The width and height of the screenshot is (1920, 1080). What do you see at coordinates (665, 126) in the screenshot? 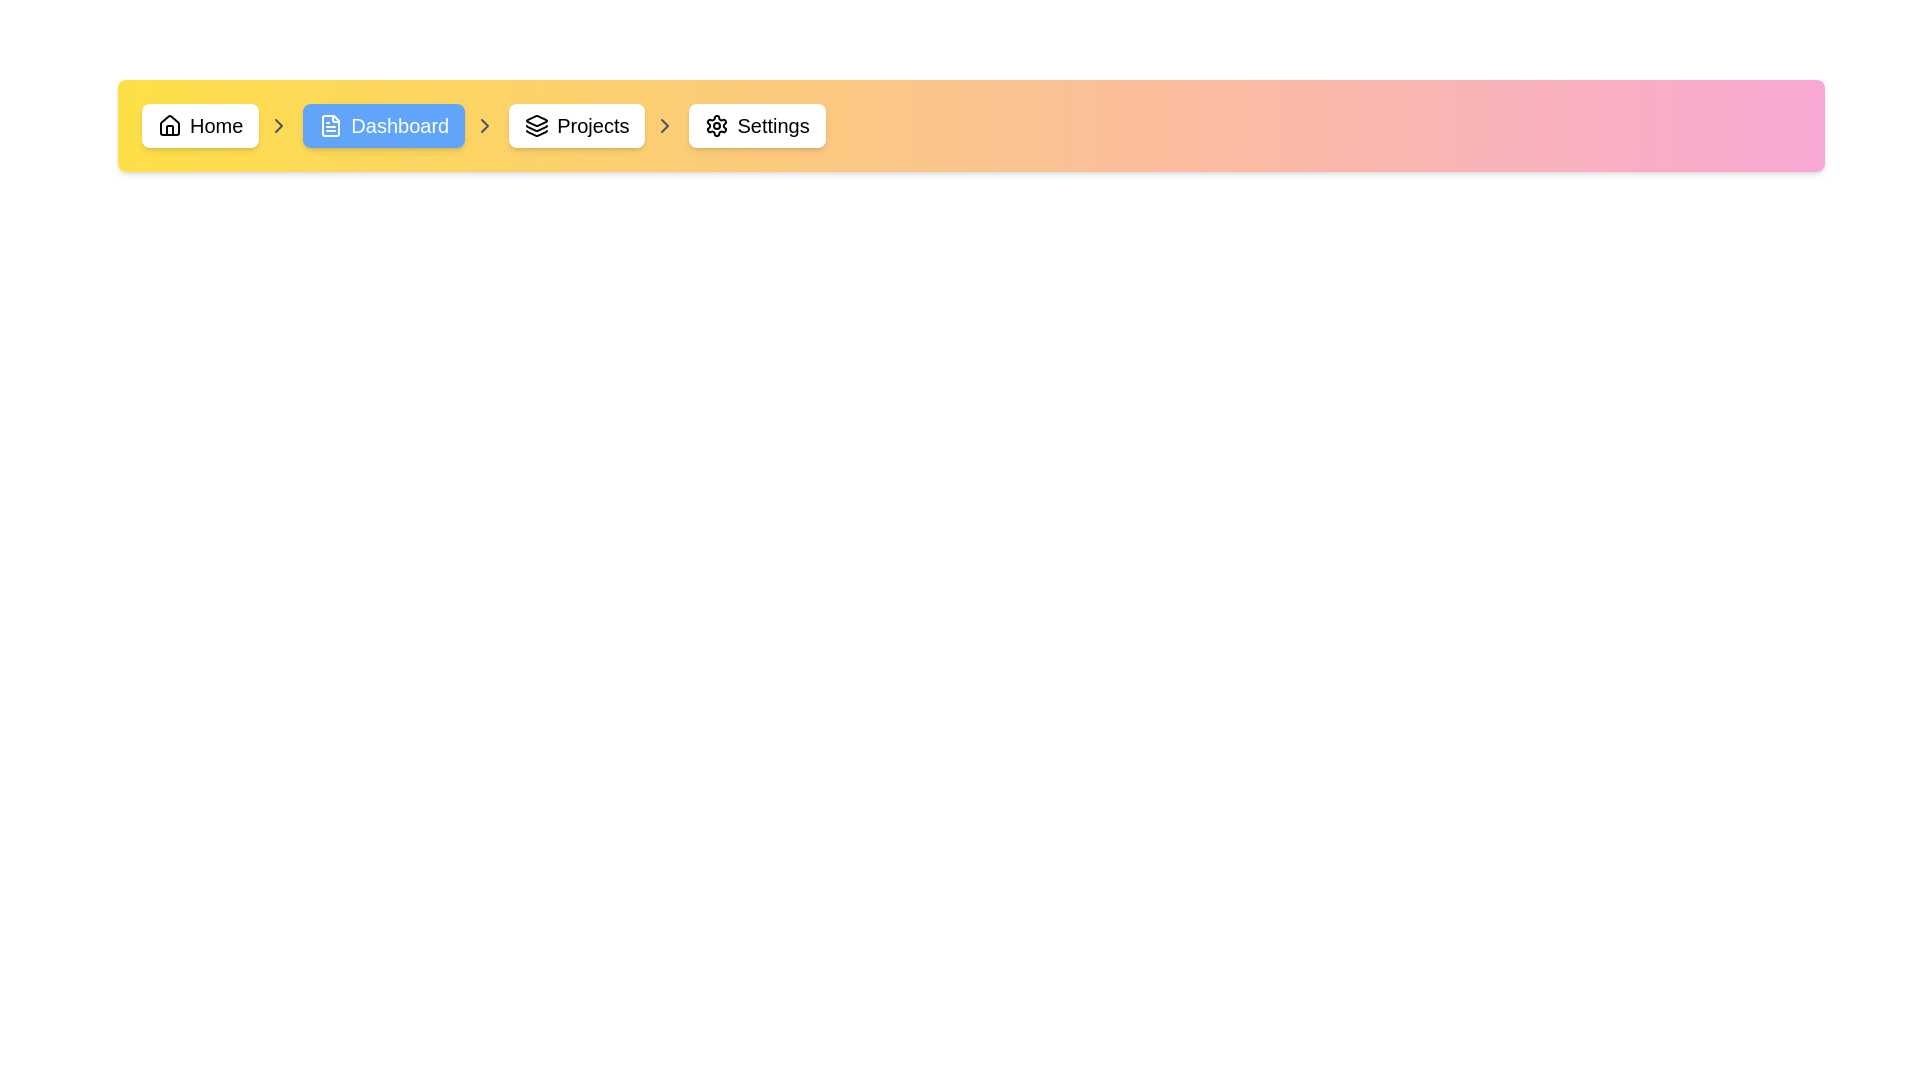
I see `the right-facing chevron icon, which serves as a navigation indicator between the 'Projects' and 'Settings' breadcrumb items` at bounding box center [665, 126].